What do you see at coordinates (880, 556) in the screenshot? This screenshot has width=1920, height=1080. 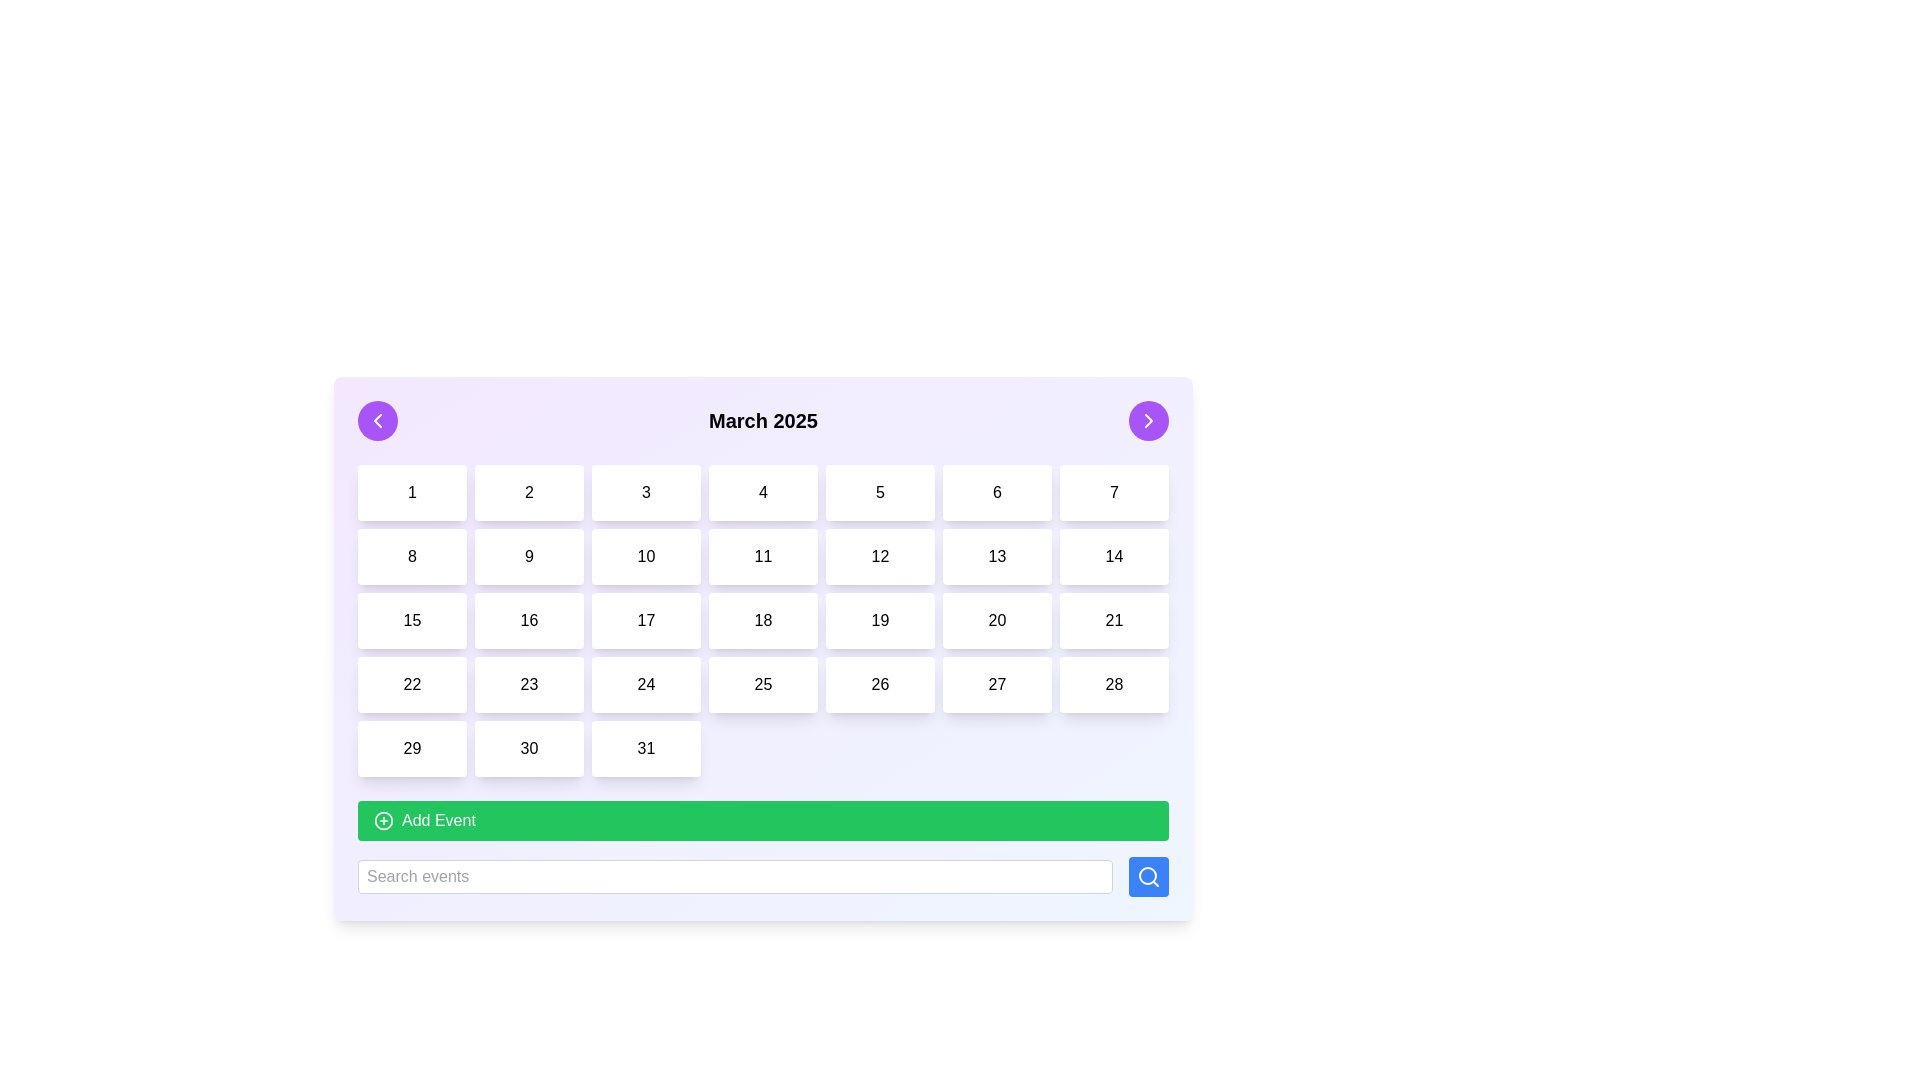 I see `the calendar cell displaying the number '12' in the second row, sixth column of the grid layout for March 2025` at bounding box center [880, 556].